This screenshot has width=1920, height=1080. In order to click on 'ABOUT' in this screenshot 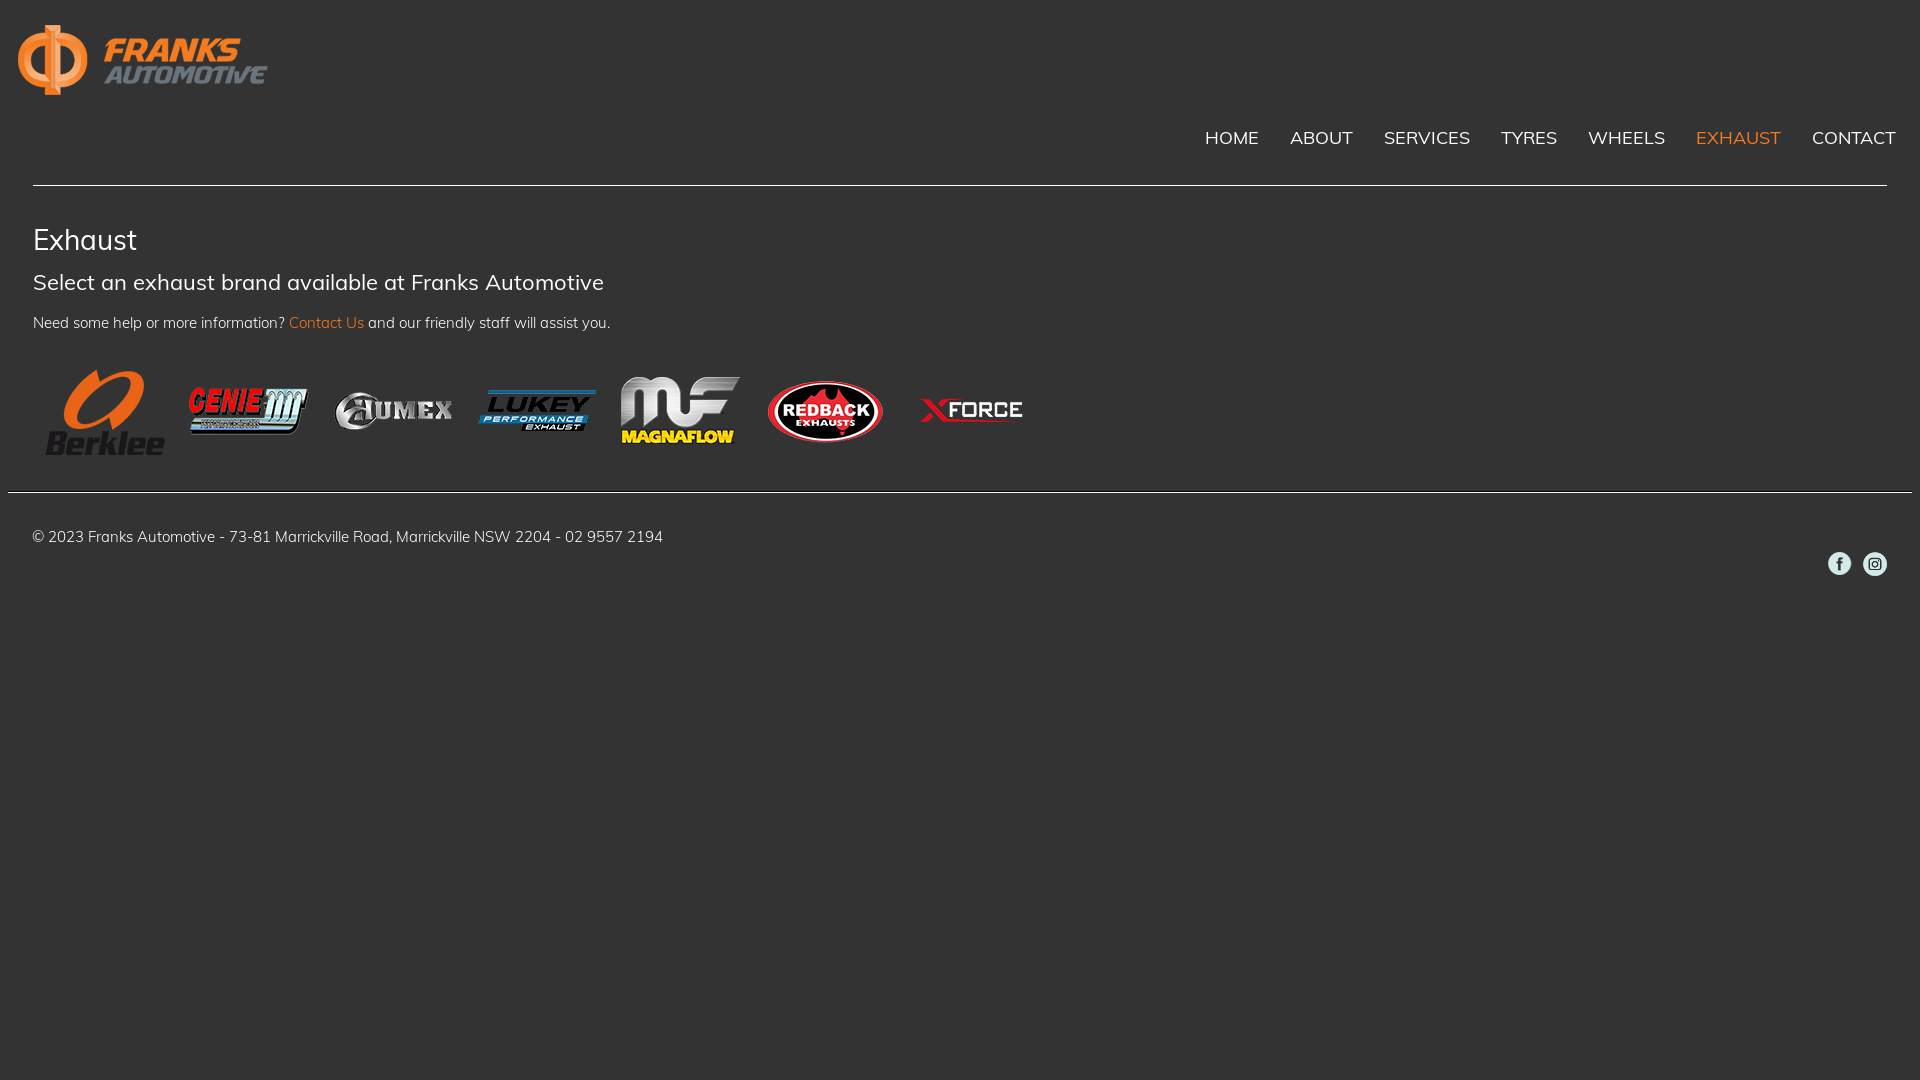, I will do `click(1285, 136)`.